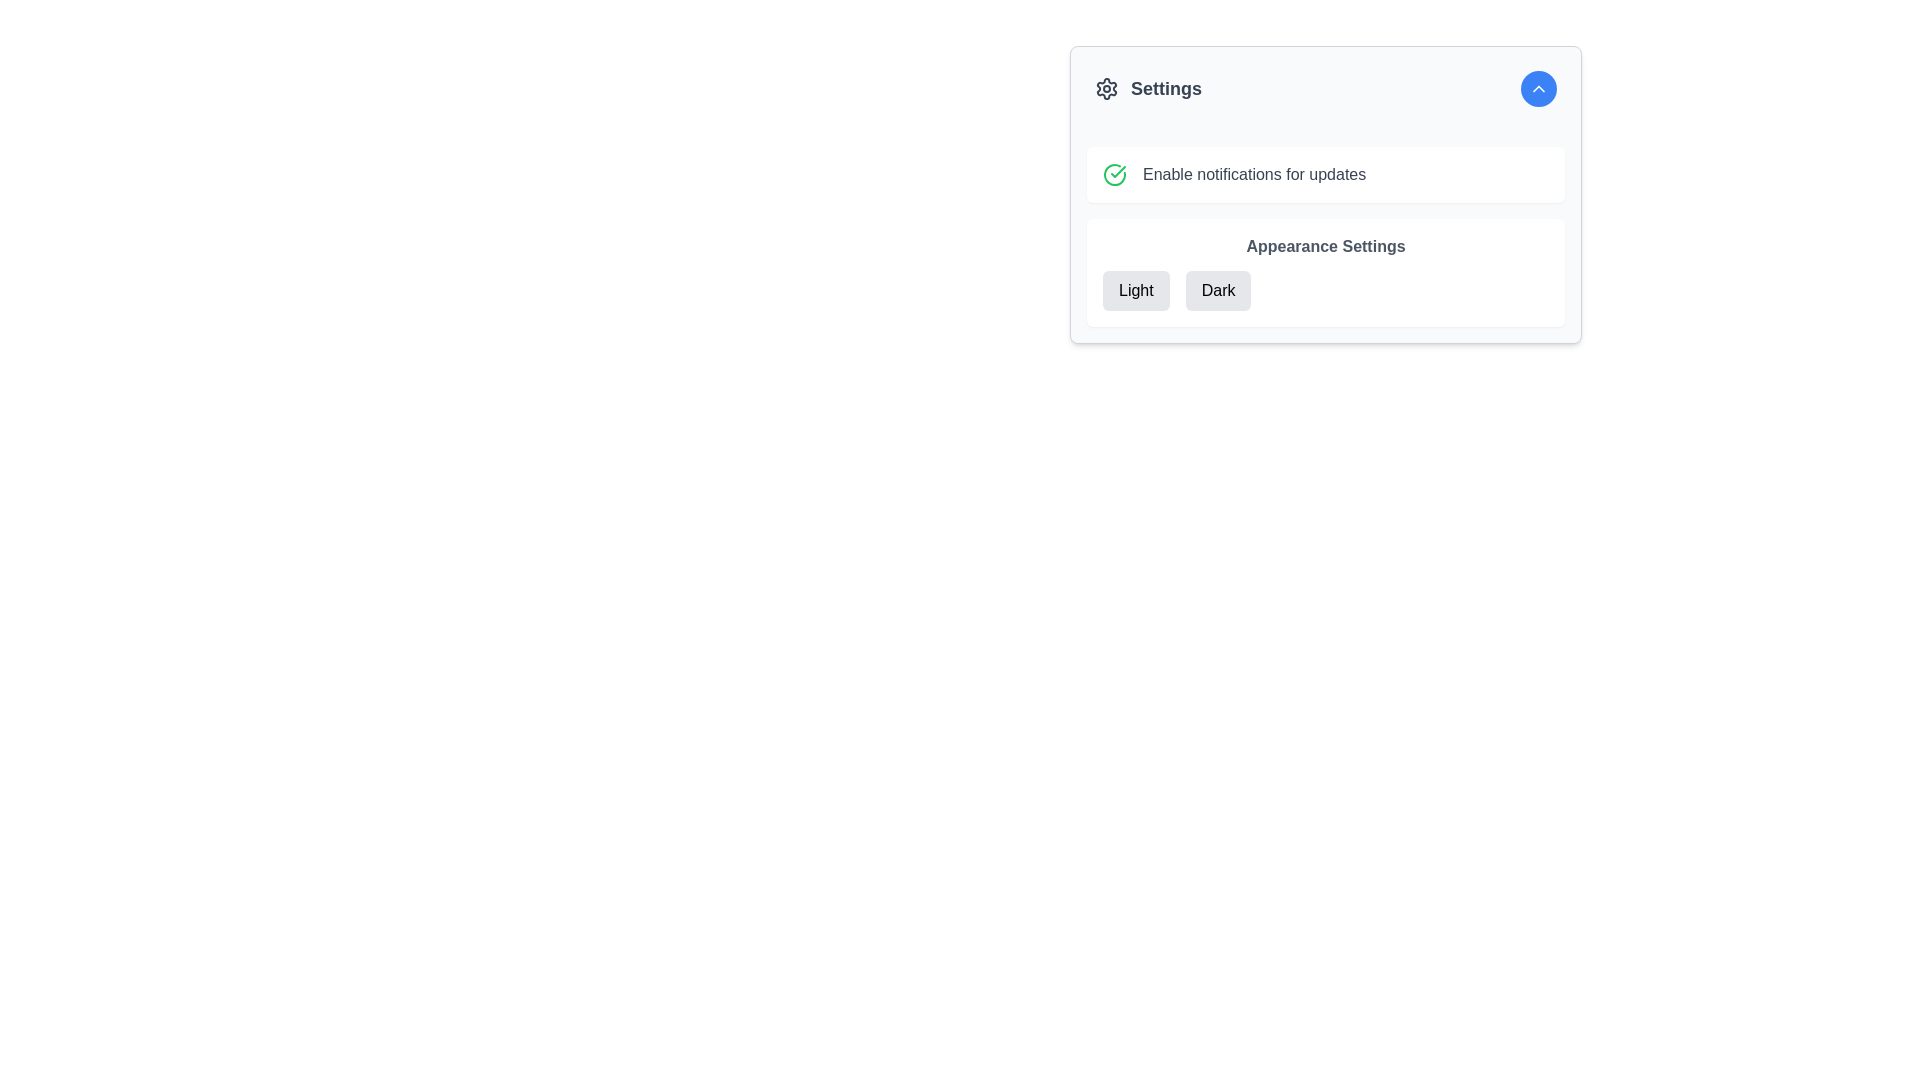 The image size is (1920, 1080). Describe the element at coordinates (1166, 87) in the screenshot. I see `the descriptive label located in the top-left corner of the settings section, which is positioned to the right of a gear icon` at that location.